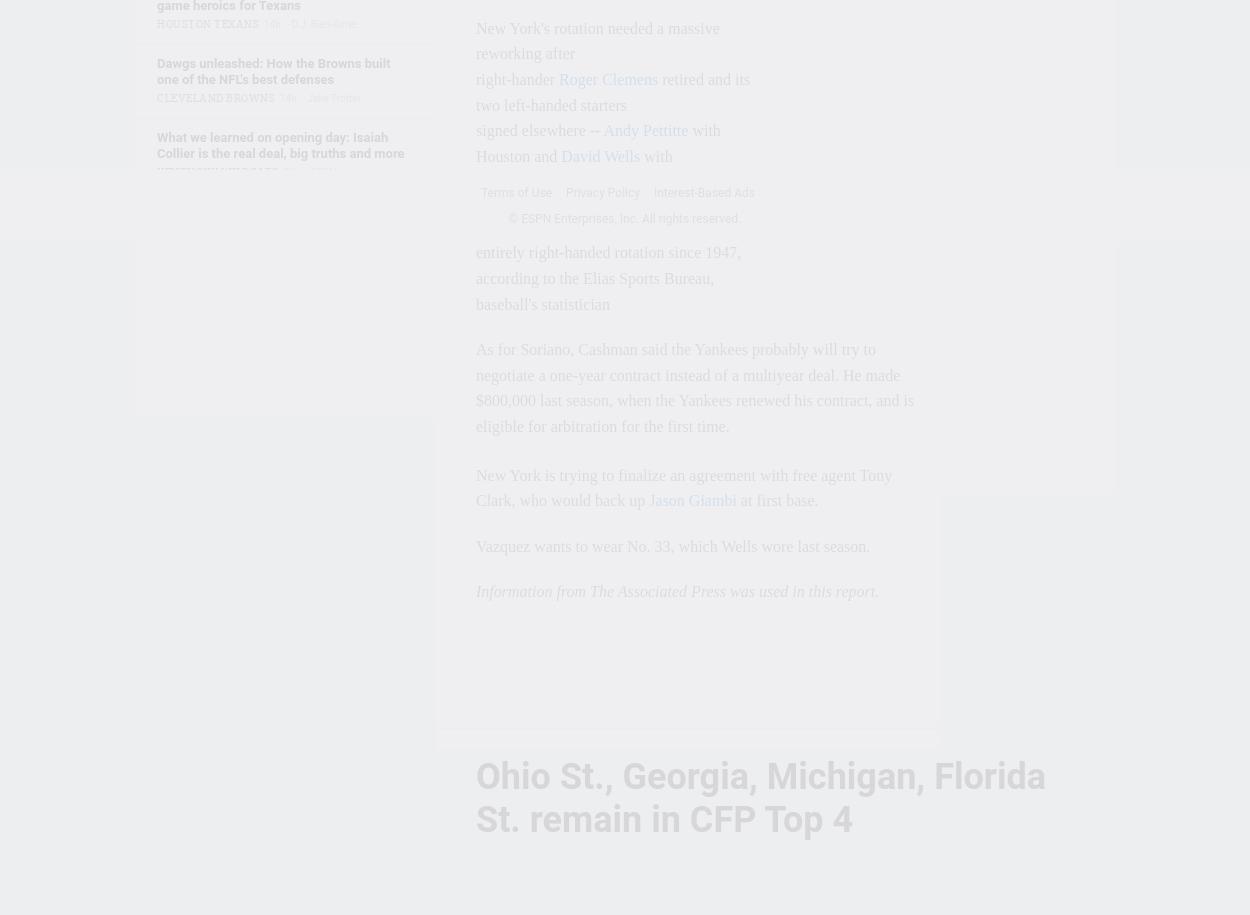 This screenshot has height=915, width=1250. What do you see at coordinates (599, 154) in the screenshot?
I see `'David Wells'` at bounding box center [599, 154].